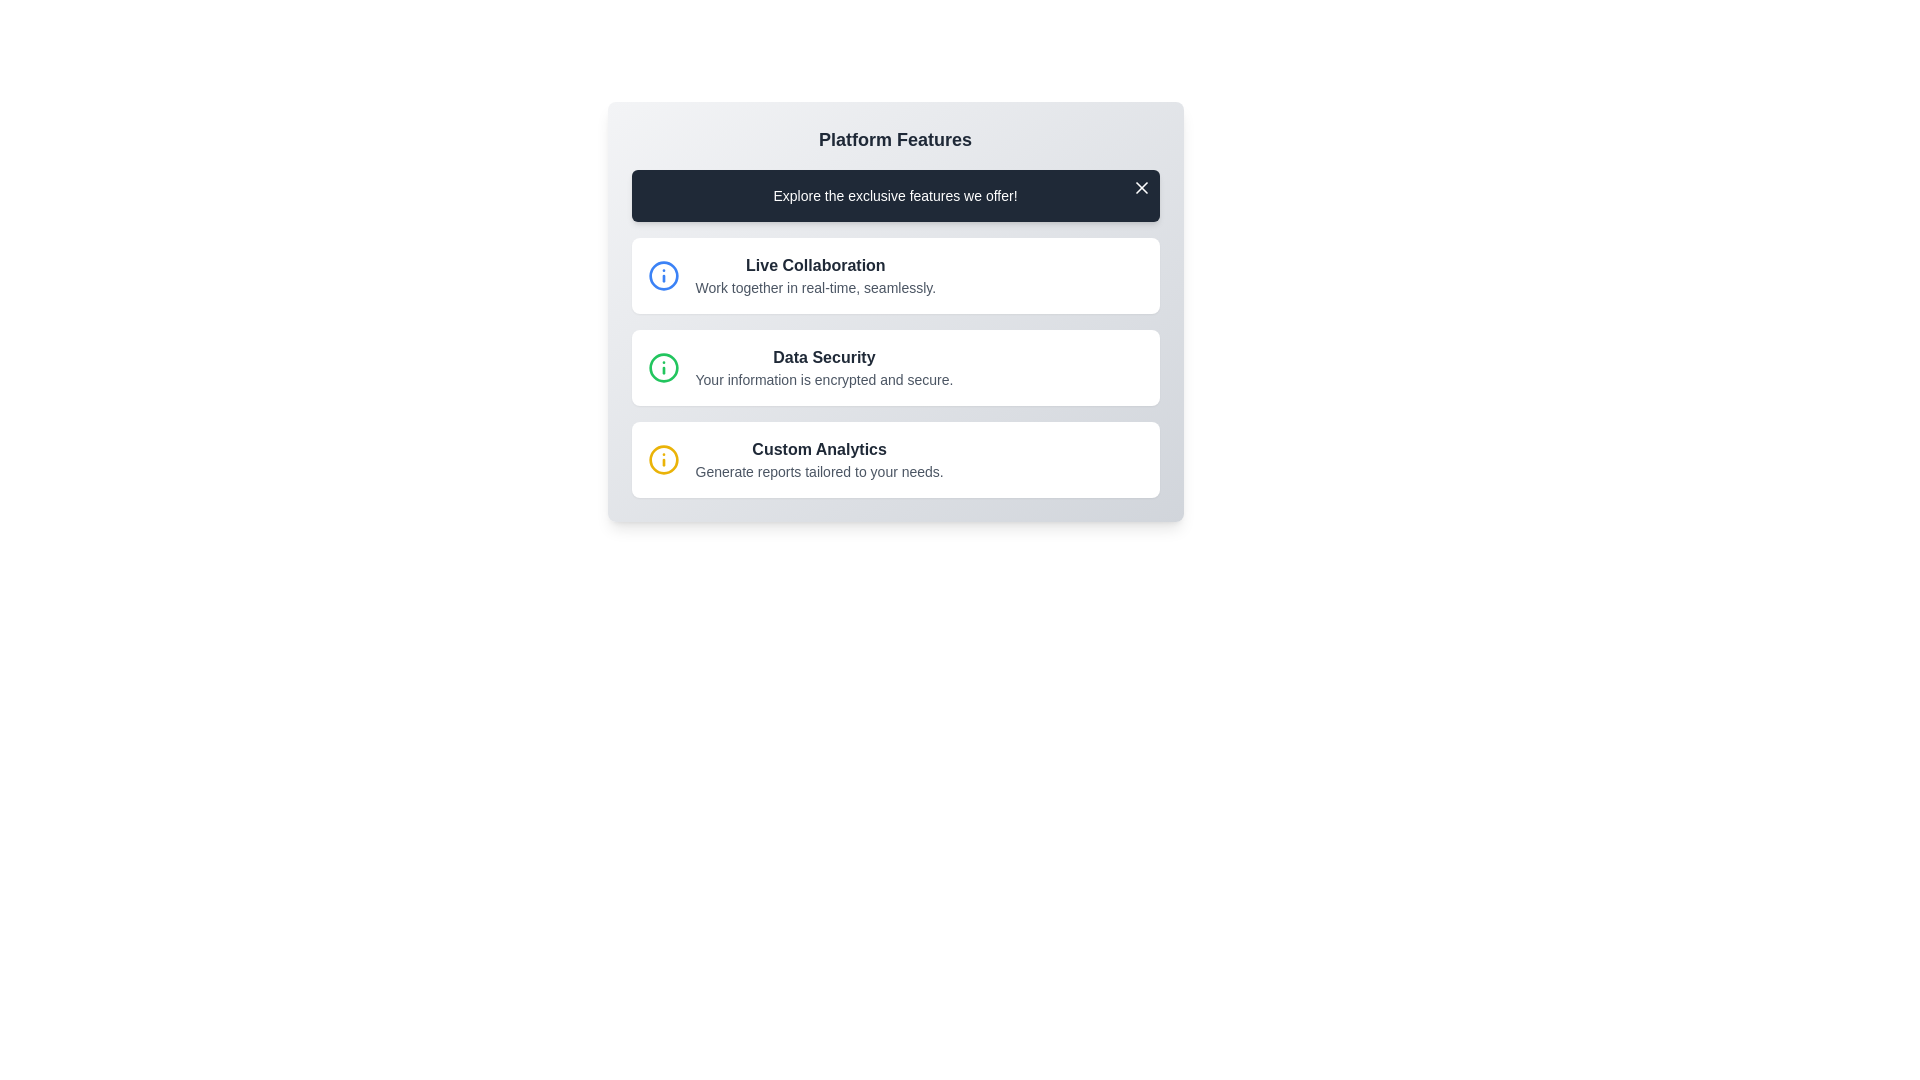  I want to click on the text element that says 'Generate reports tailored to your needs.' styled in light gray, located beneath the title 'Custom Analytics' in a vertical list within a feature card, so click(819, 471).